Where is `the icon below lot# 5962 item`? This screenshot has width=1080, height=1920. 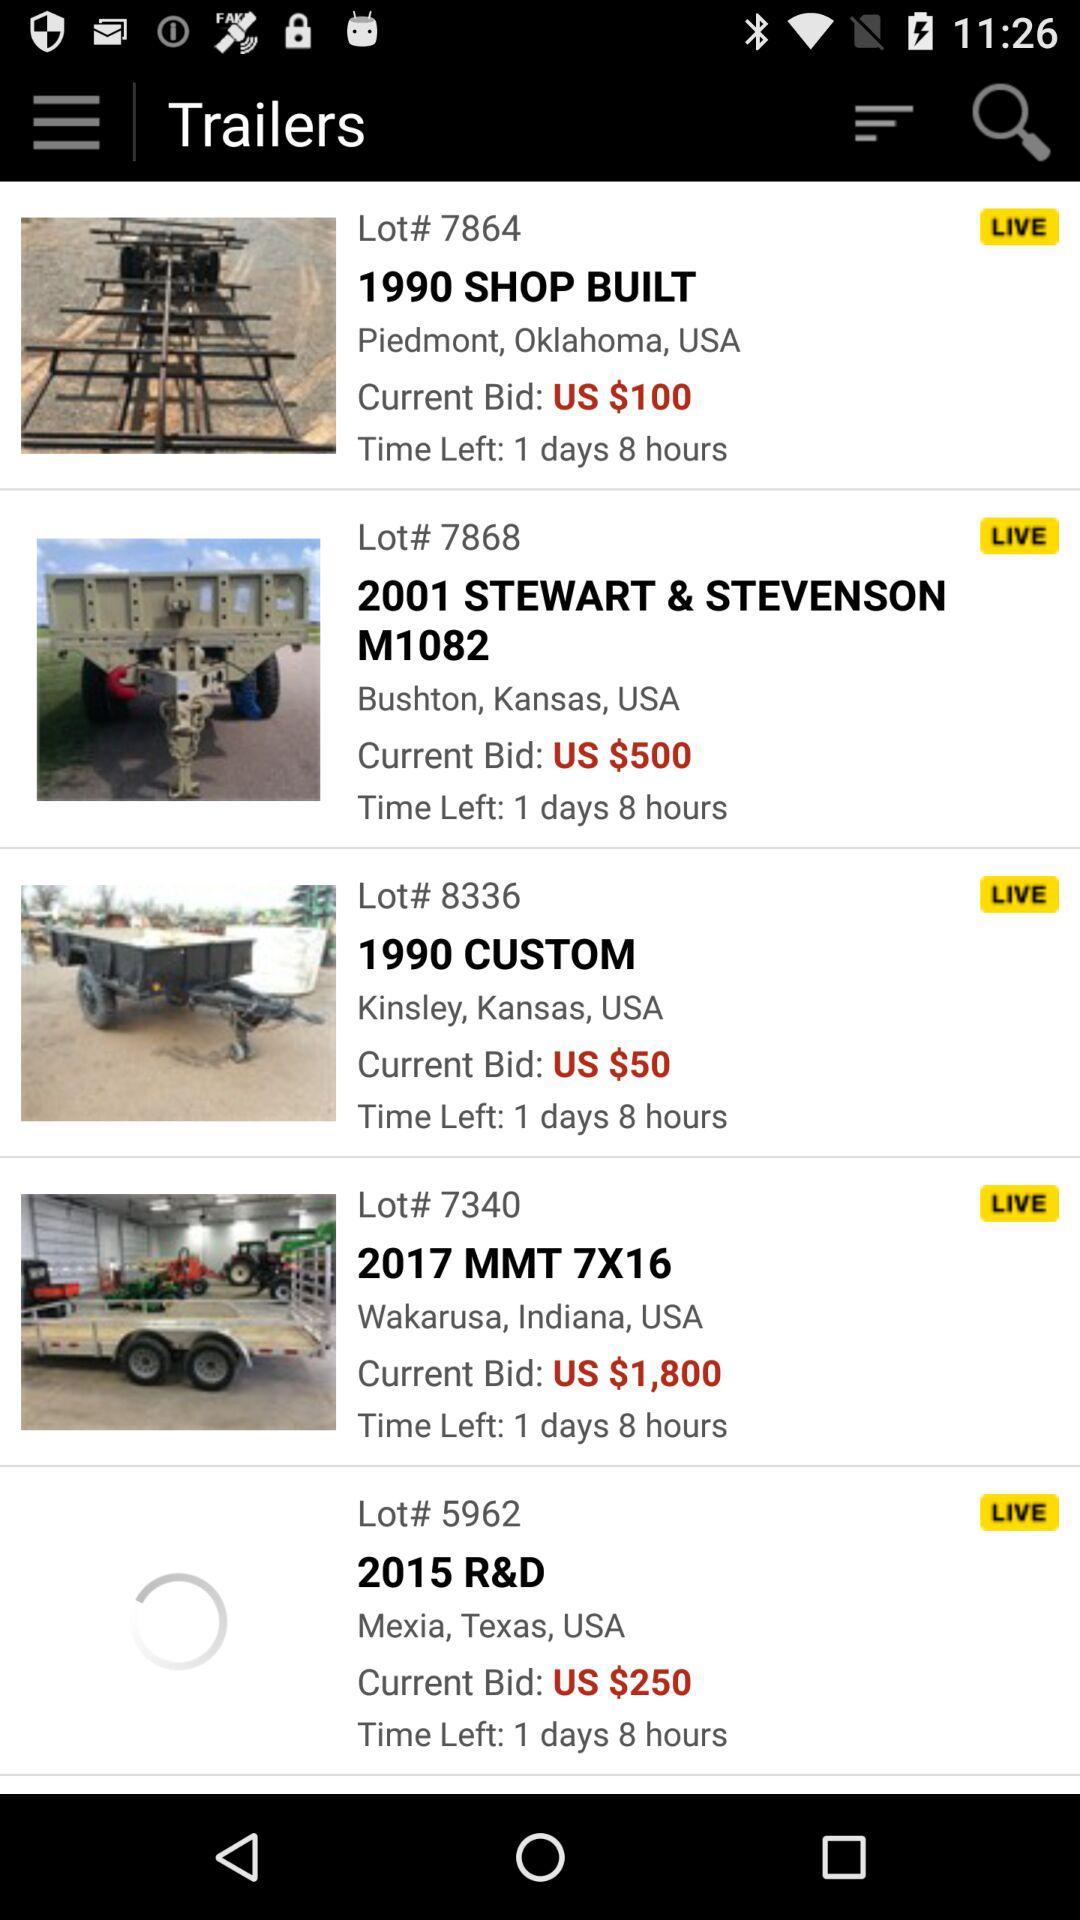
the icon below lot# 5962 item is located at coordinates (456, 1569).